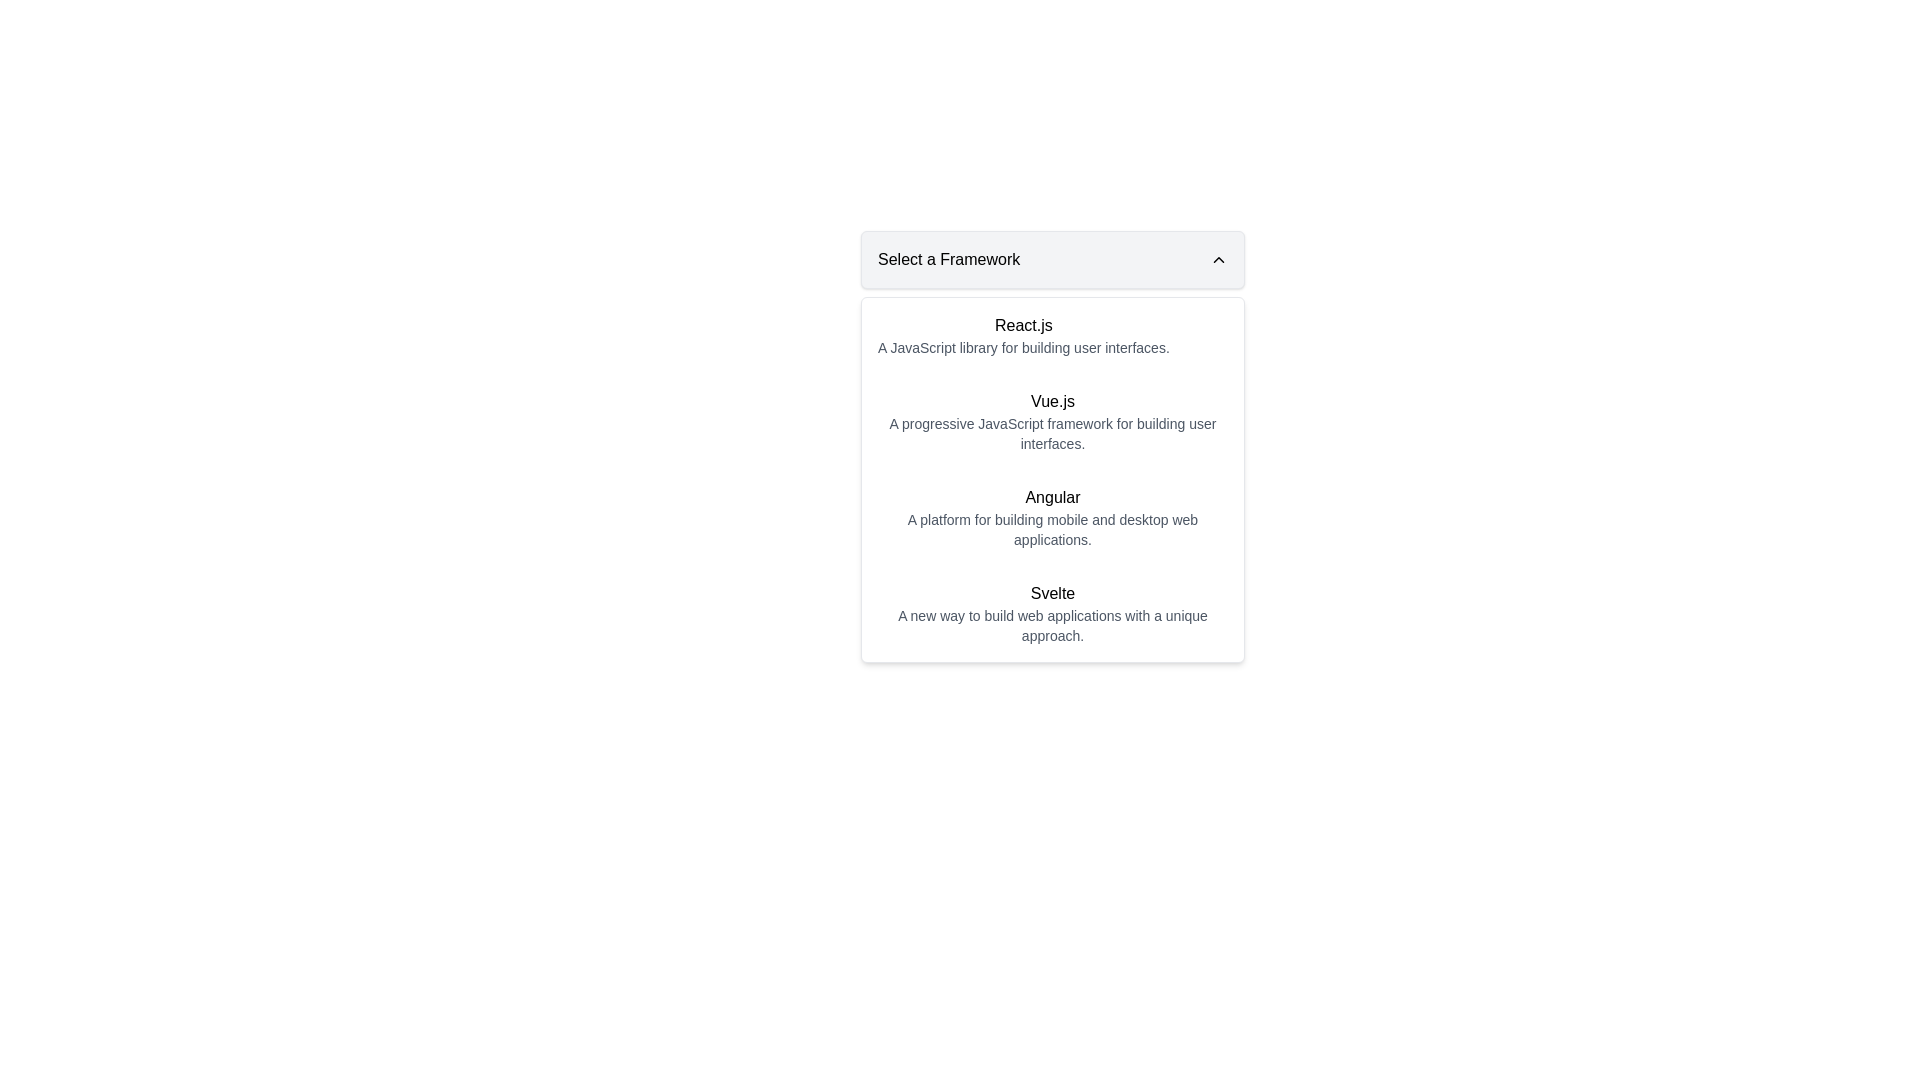  What do you see at coordinates (1051, 528) in the screenshot?
I see `descriptive text block located beneath the bold 'Angular' heading within the 'Angular' card, centered horizontally in the modal` at bounding box center [1051, 528].